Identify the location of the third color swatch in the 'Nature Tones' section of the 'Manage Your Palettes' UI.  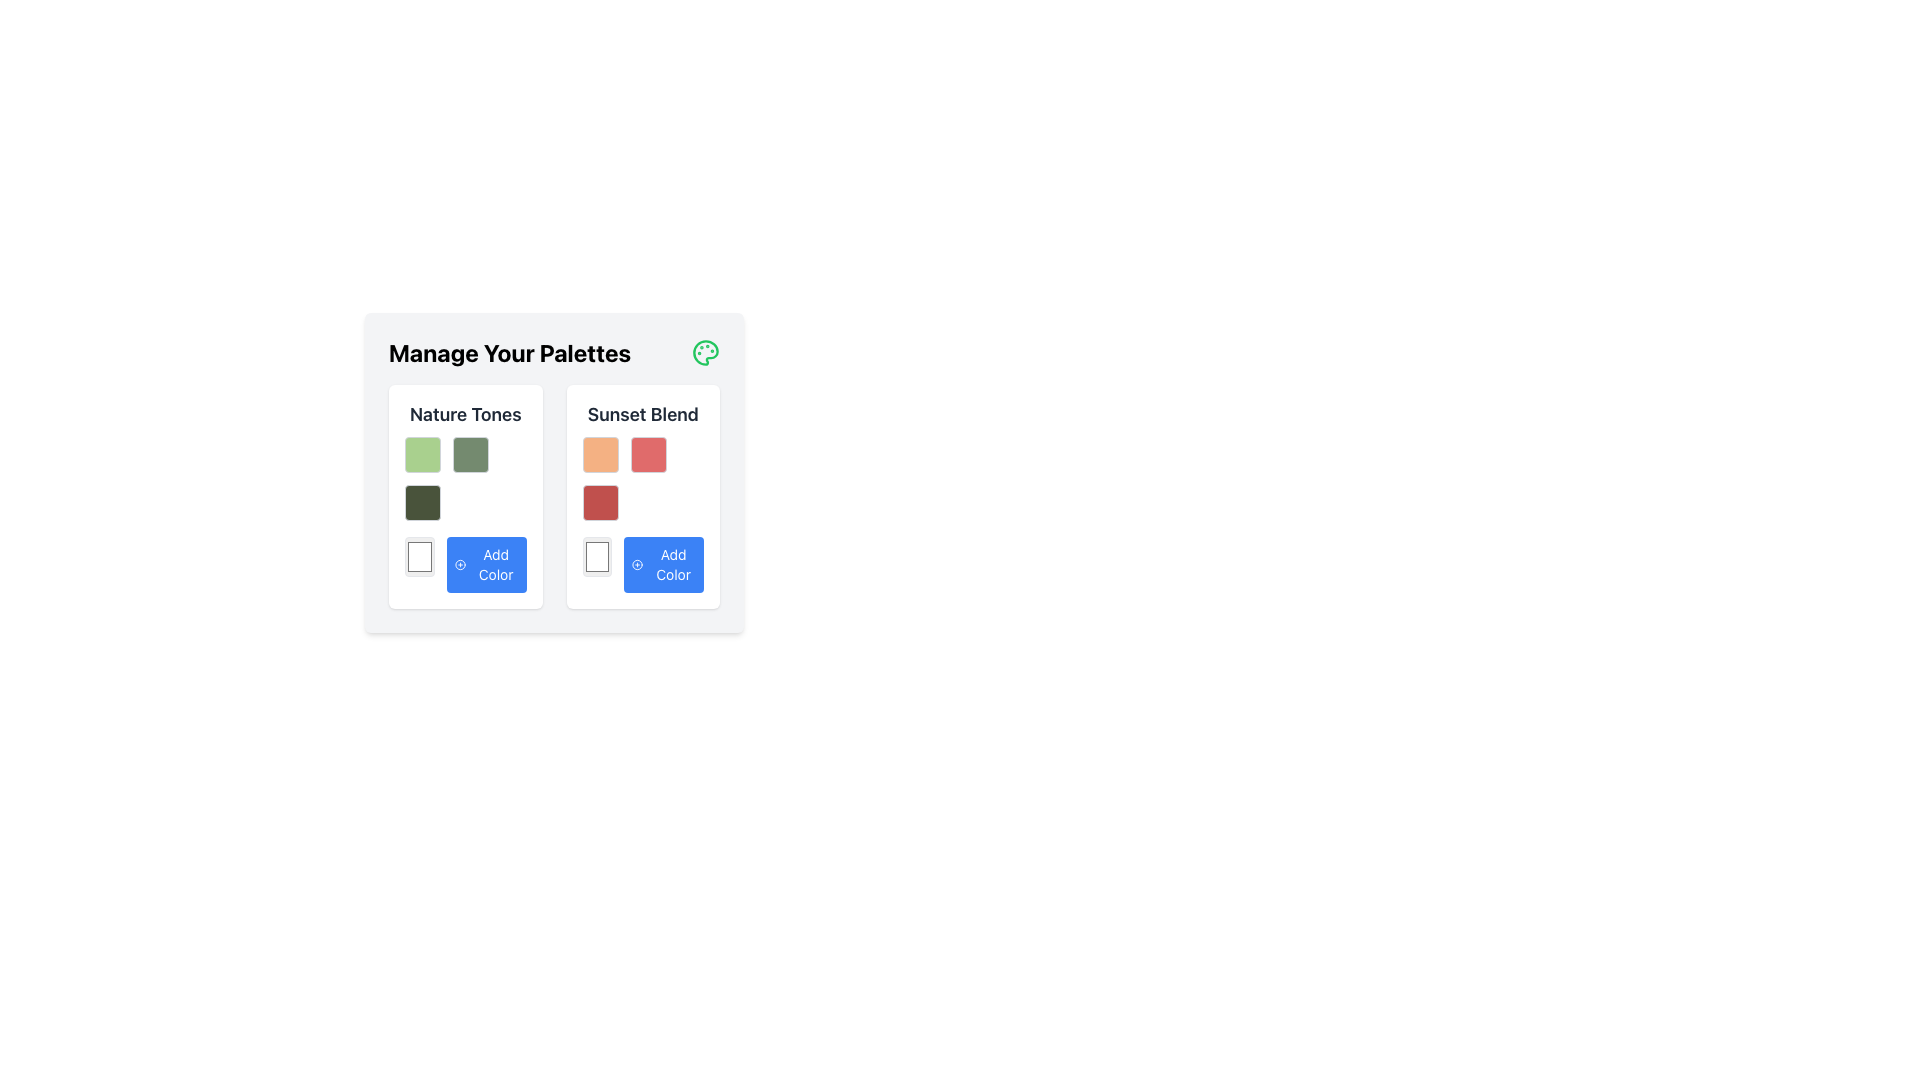
(421, 501).